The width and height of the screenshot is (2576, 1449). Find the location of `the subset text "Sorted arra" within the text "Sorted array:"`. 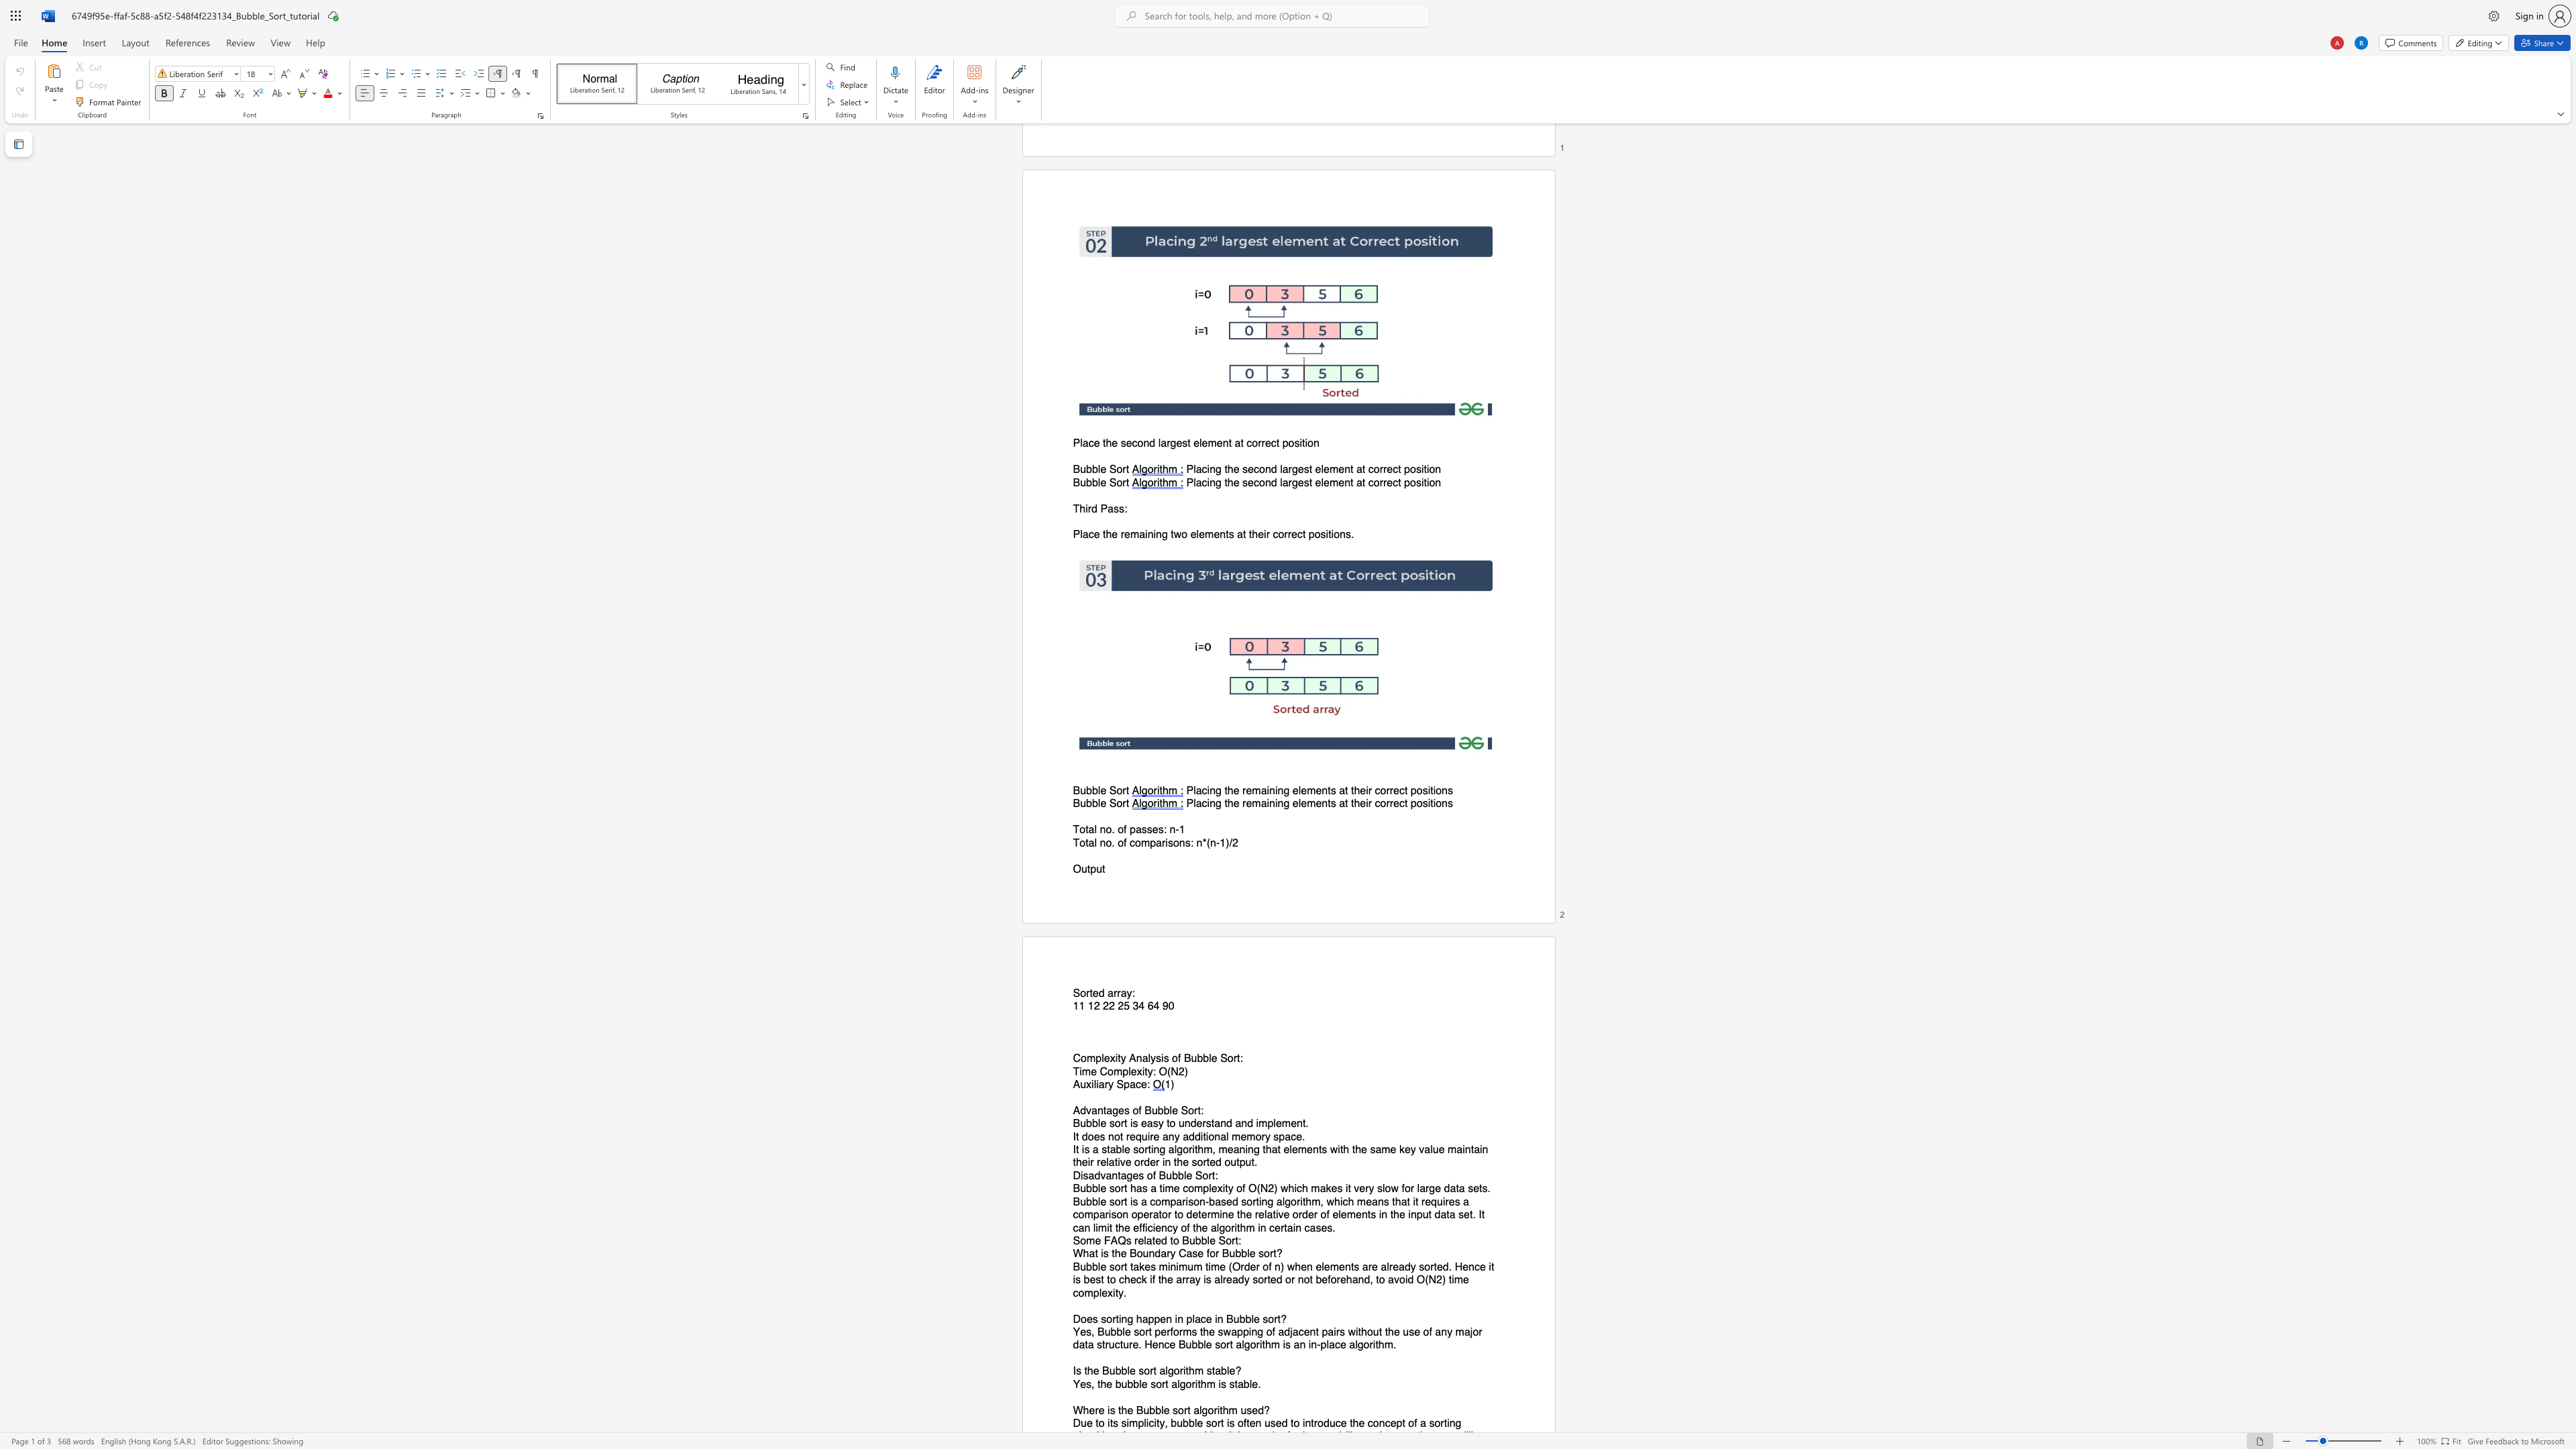

the subset text "Sorted arra" within the text "Sorted array:" is located at coordinates (1072, 993).